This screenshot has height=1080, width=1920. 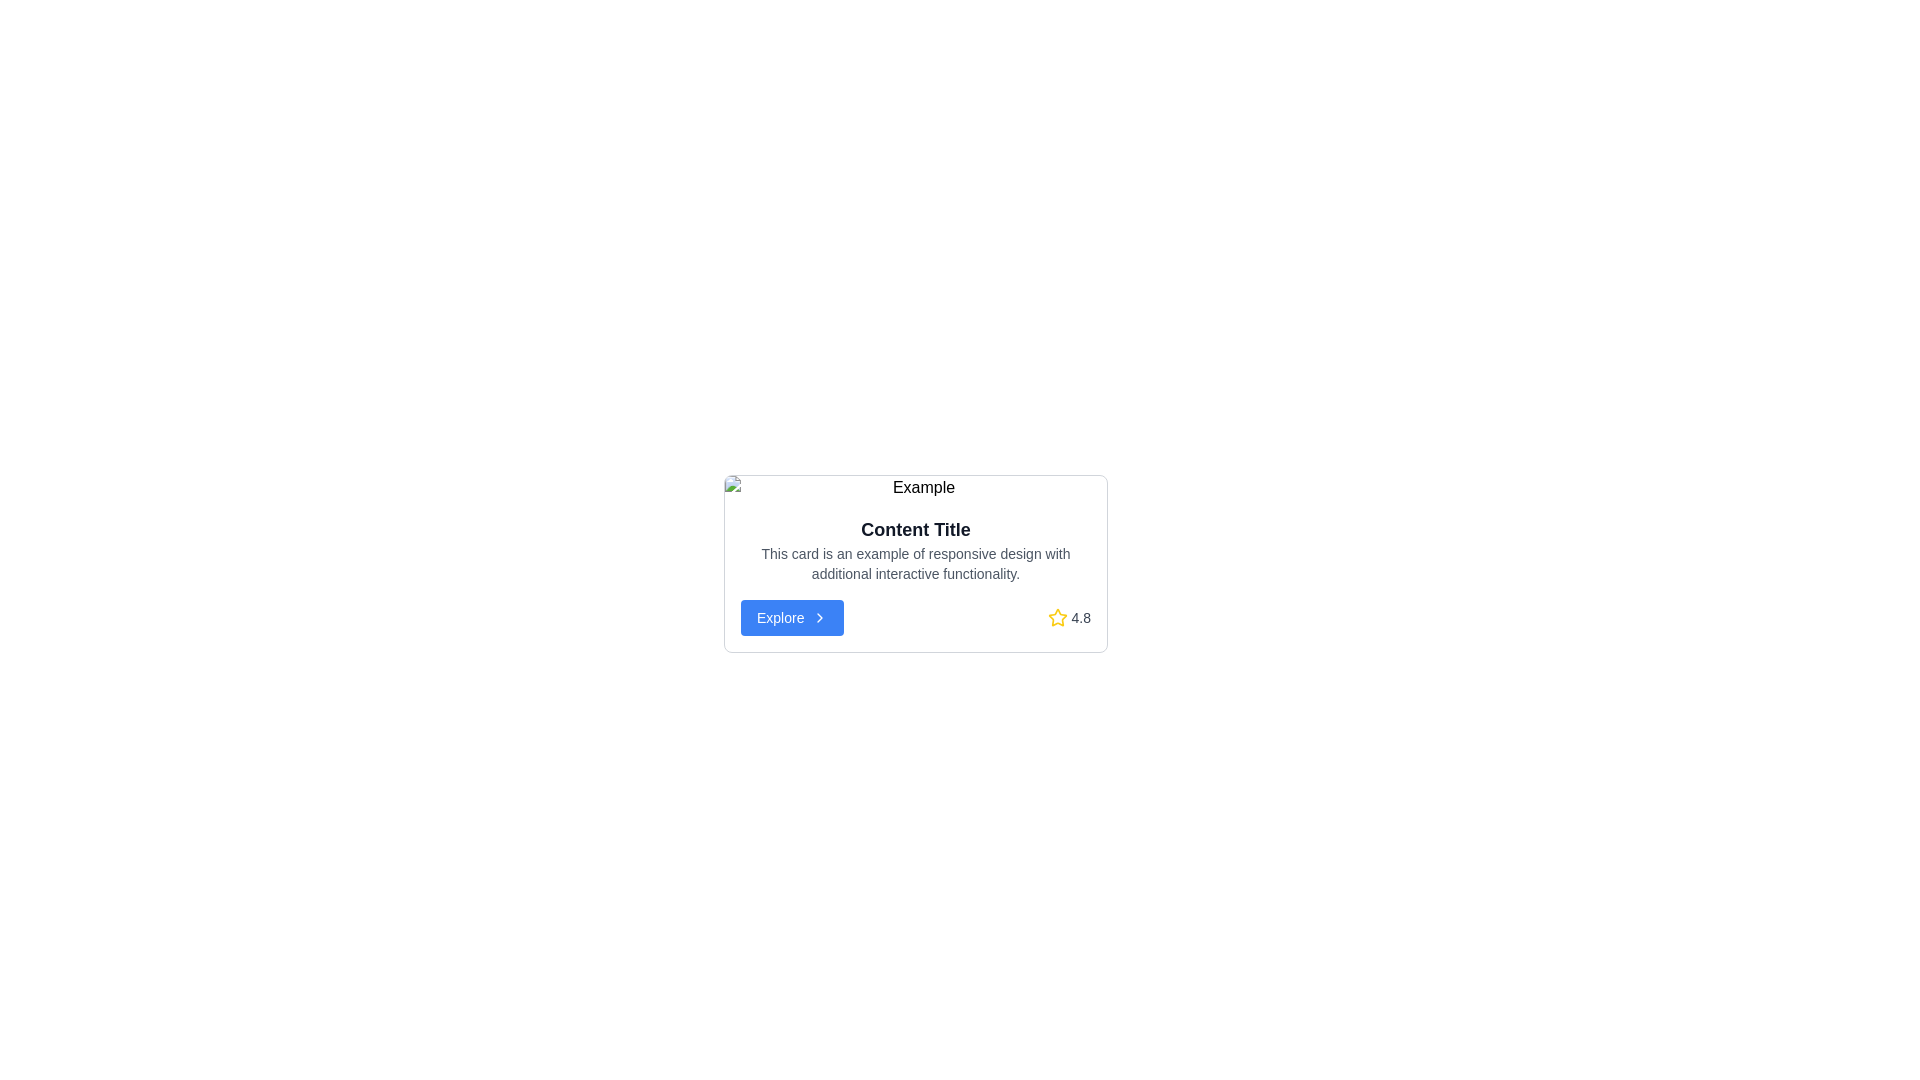 I want to click on the rating indicator displaying a score of 4.8, located towards the right within a card-like layout, so click(x=1068, y=616).